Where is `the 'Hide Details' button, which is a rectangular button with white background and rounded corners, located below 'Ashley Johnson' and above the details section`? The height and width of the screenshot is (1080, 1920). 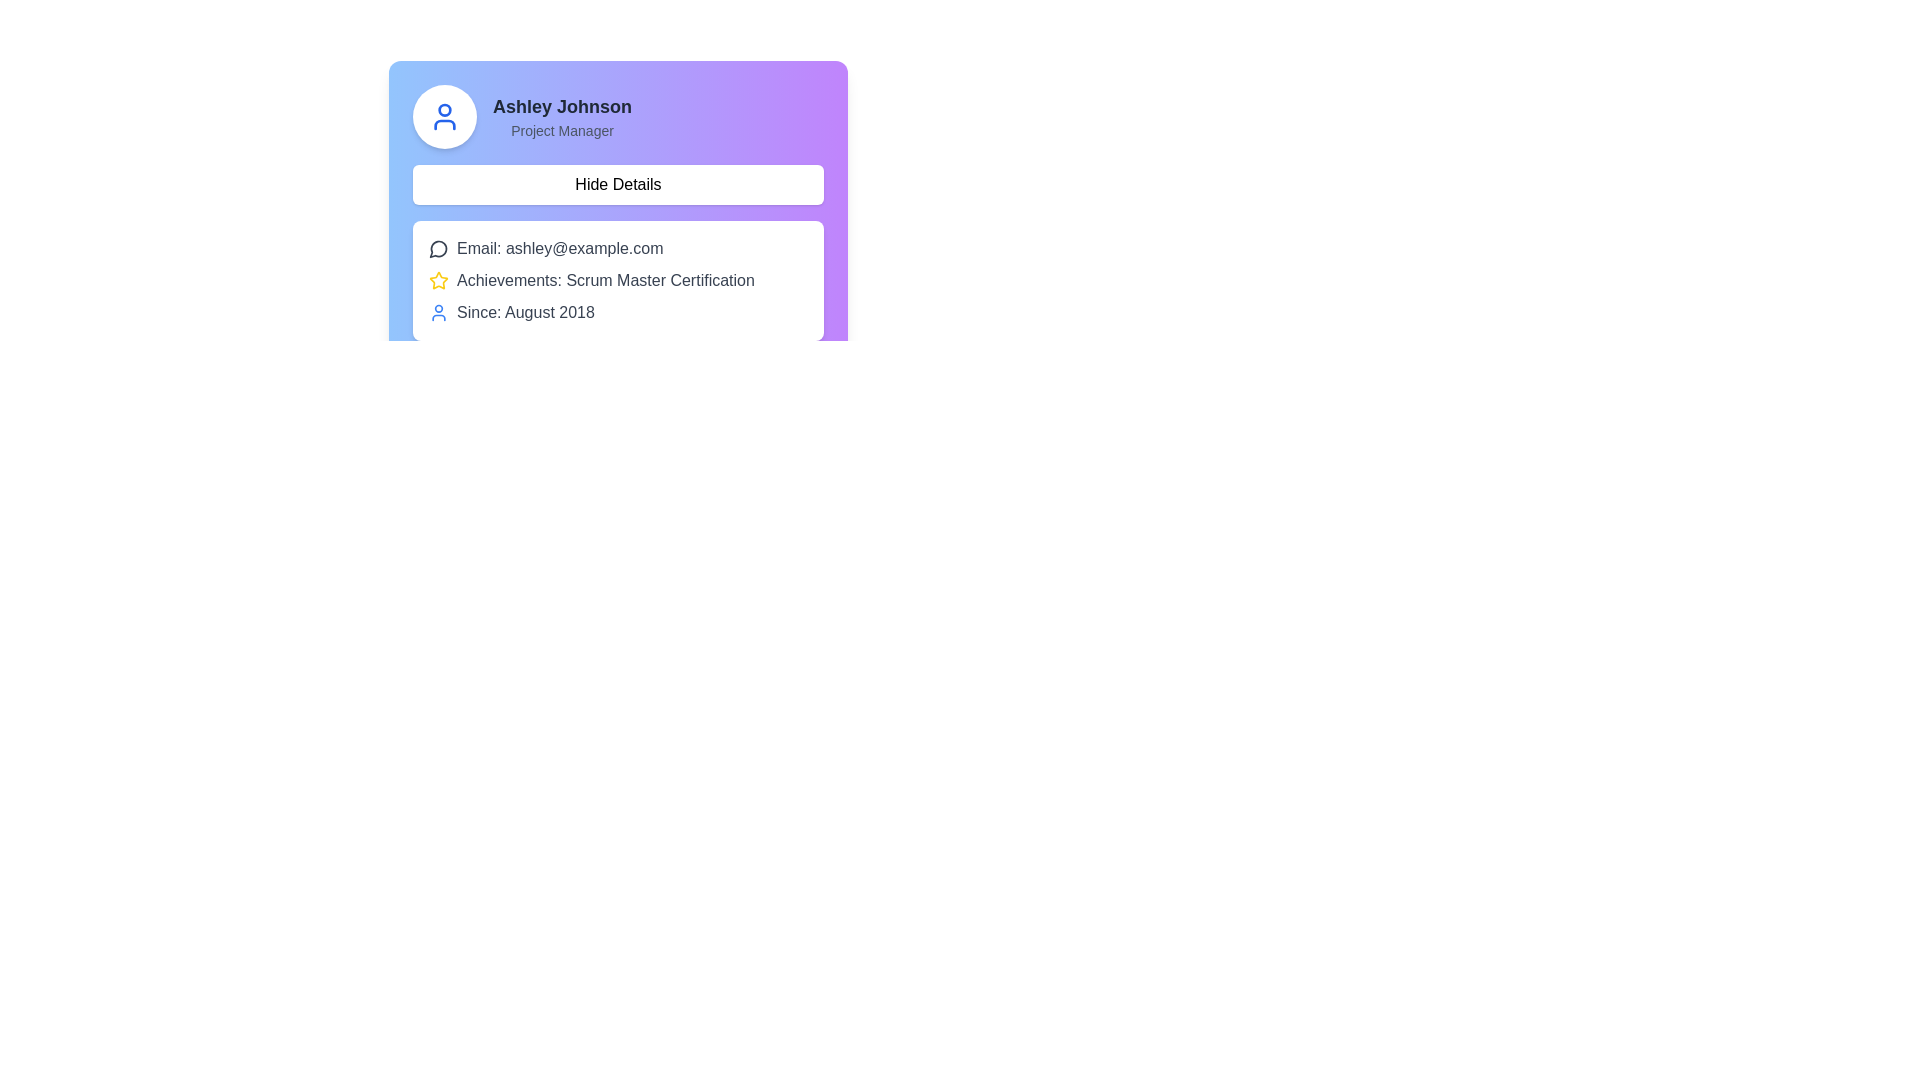 the 'Hide Details' button, which is a rectangular button with white background and rounded corners, located below 'Ashley Johnson' and above the details section is located at coordinates (617, 185).